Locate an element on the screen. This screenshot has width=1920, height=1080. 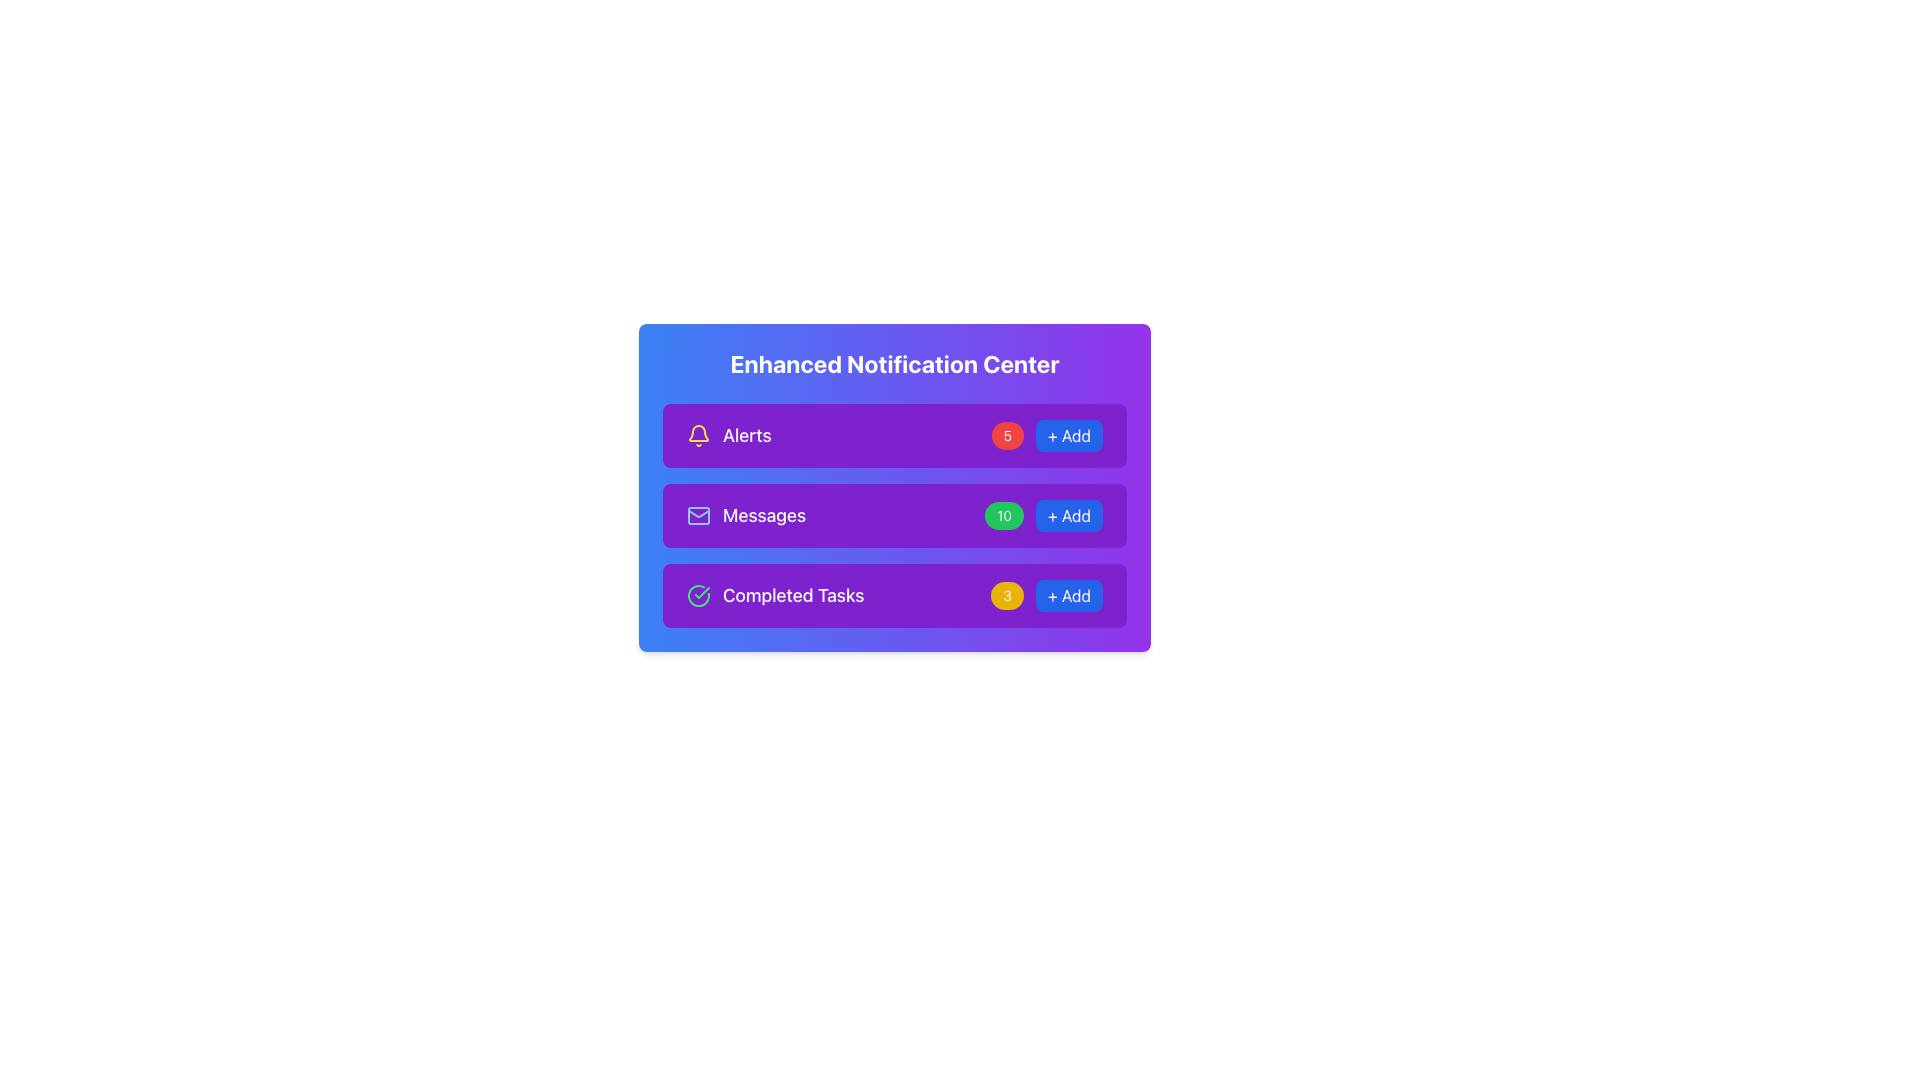
the blue button labeled '+ Add' located in the 'Enhanced Notification Center' card is located at coordinates (1068, 434).